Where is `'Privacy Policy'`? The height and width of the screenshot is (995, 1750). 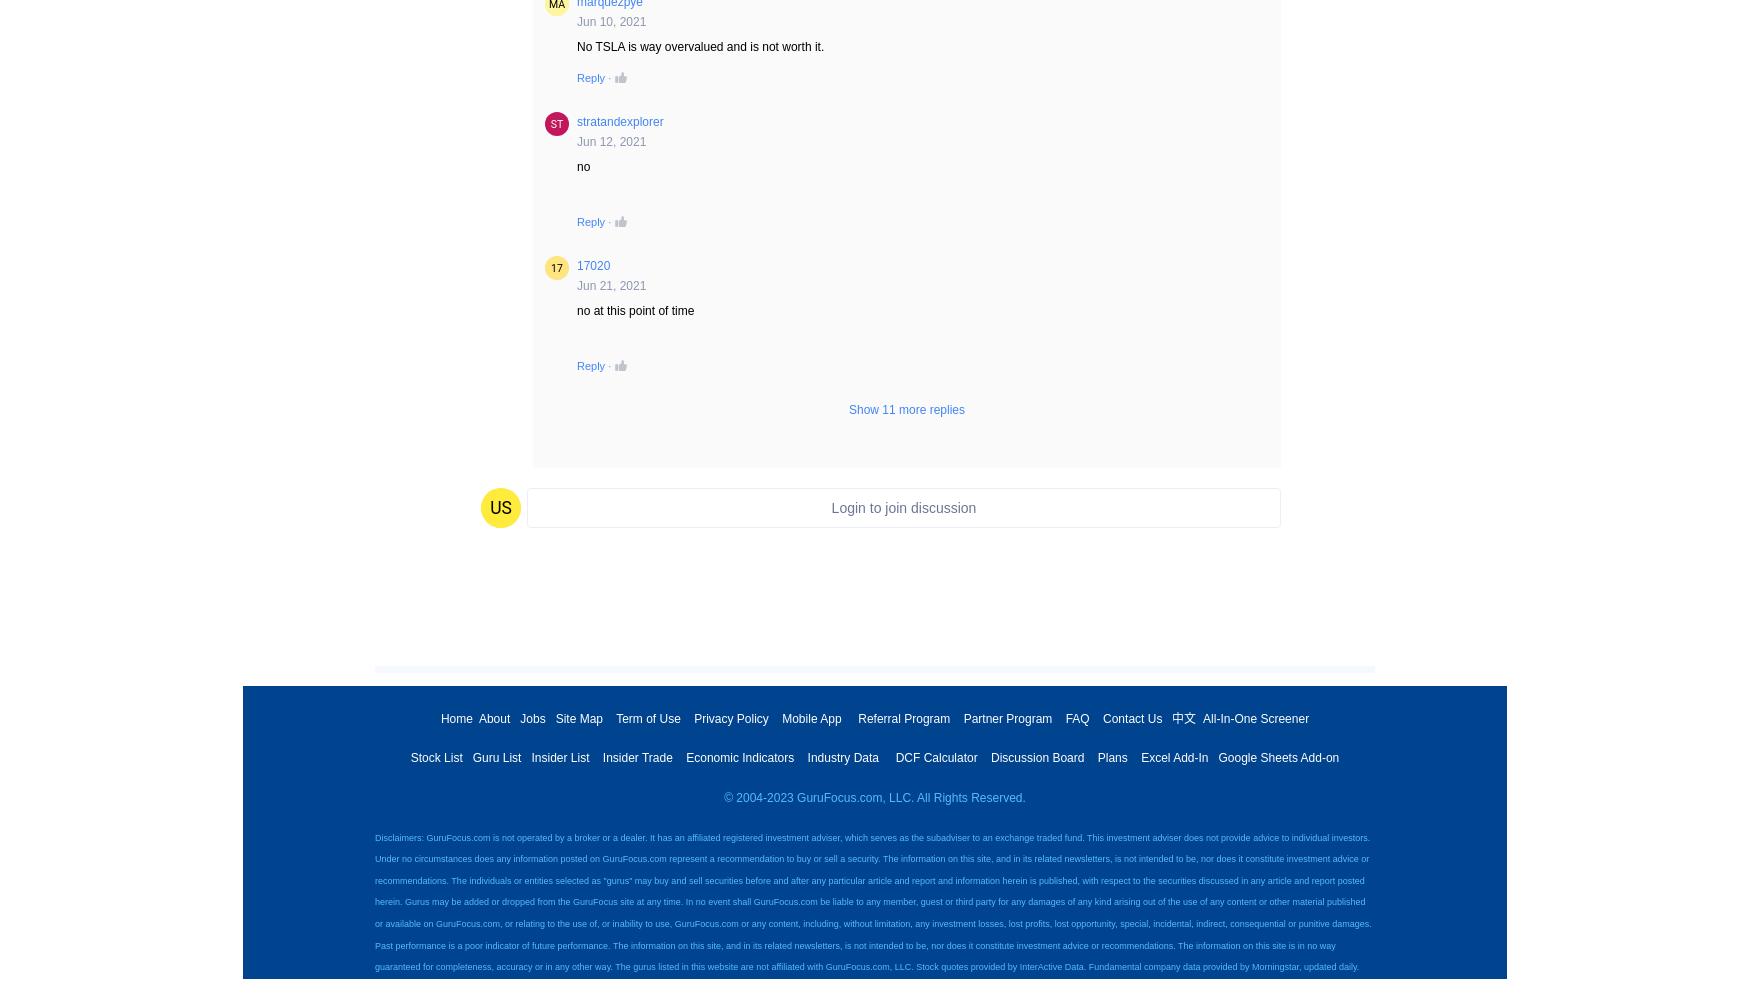 'Privacy Policy' is located at coordinates (730, 717).